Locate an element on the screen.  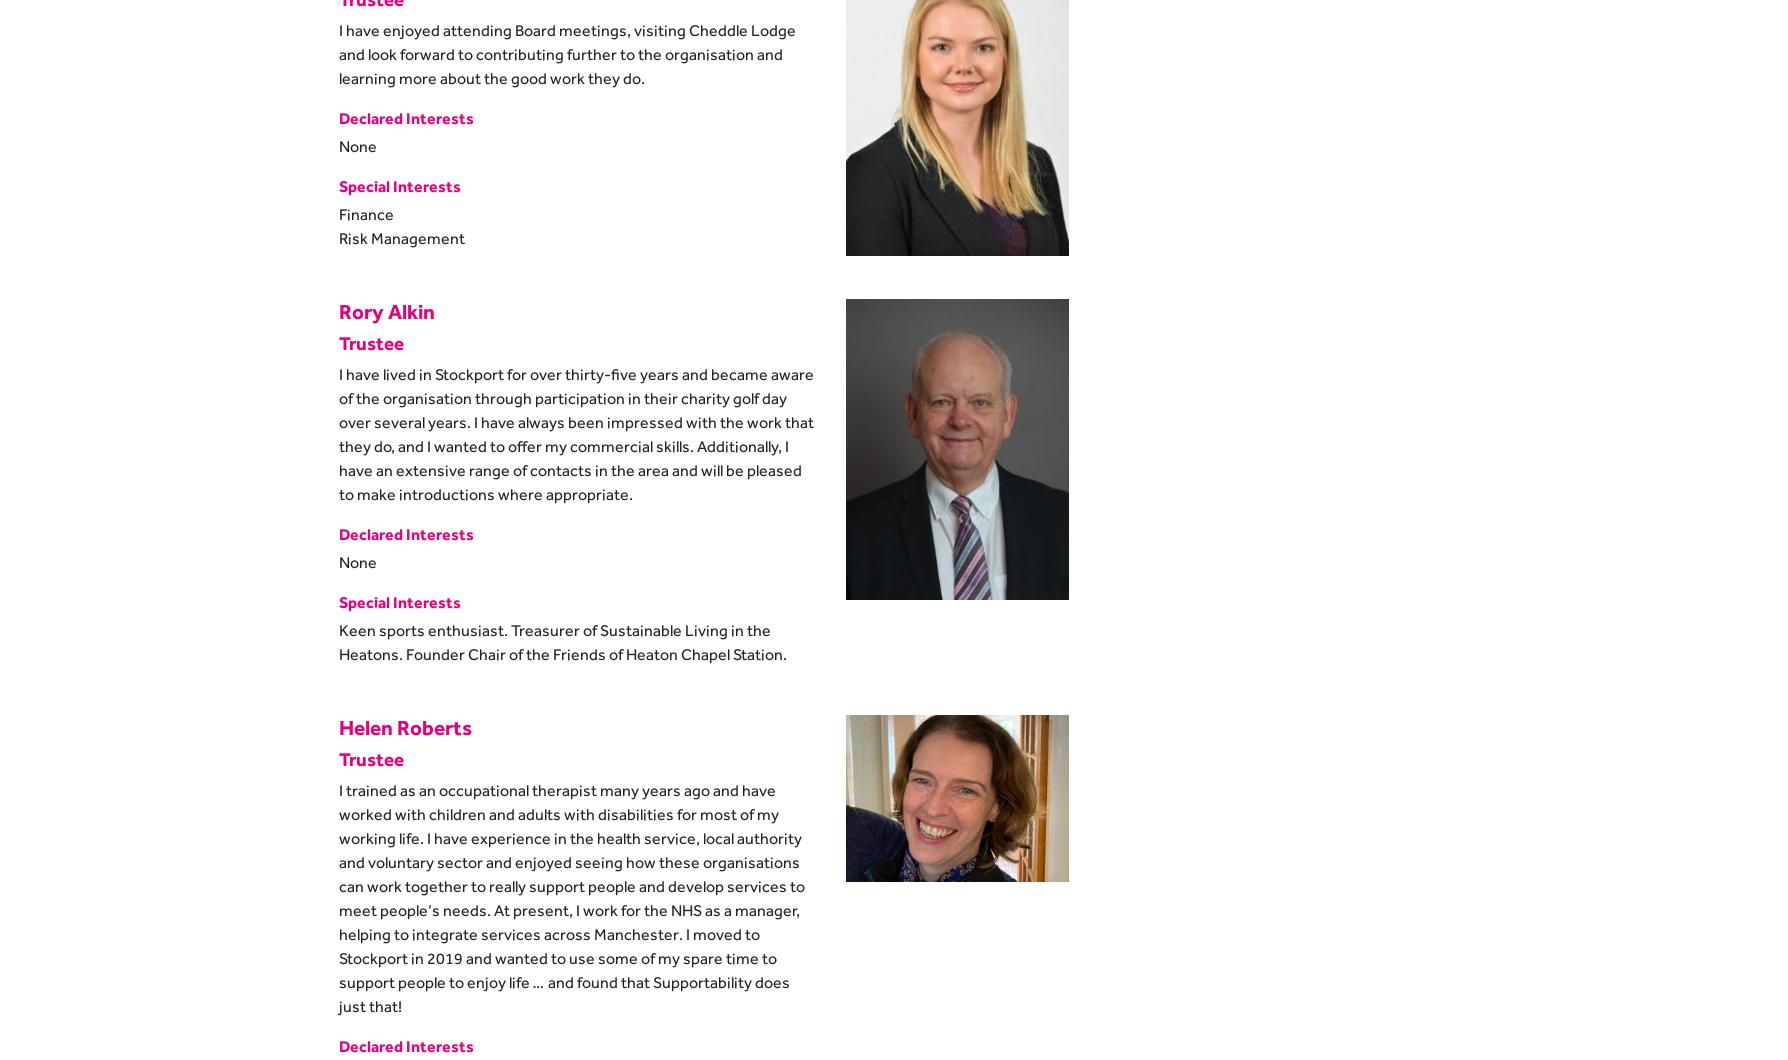
'Finance' is located at coordinates (365, 212).